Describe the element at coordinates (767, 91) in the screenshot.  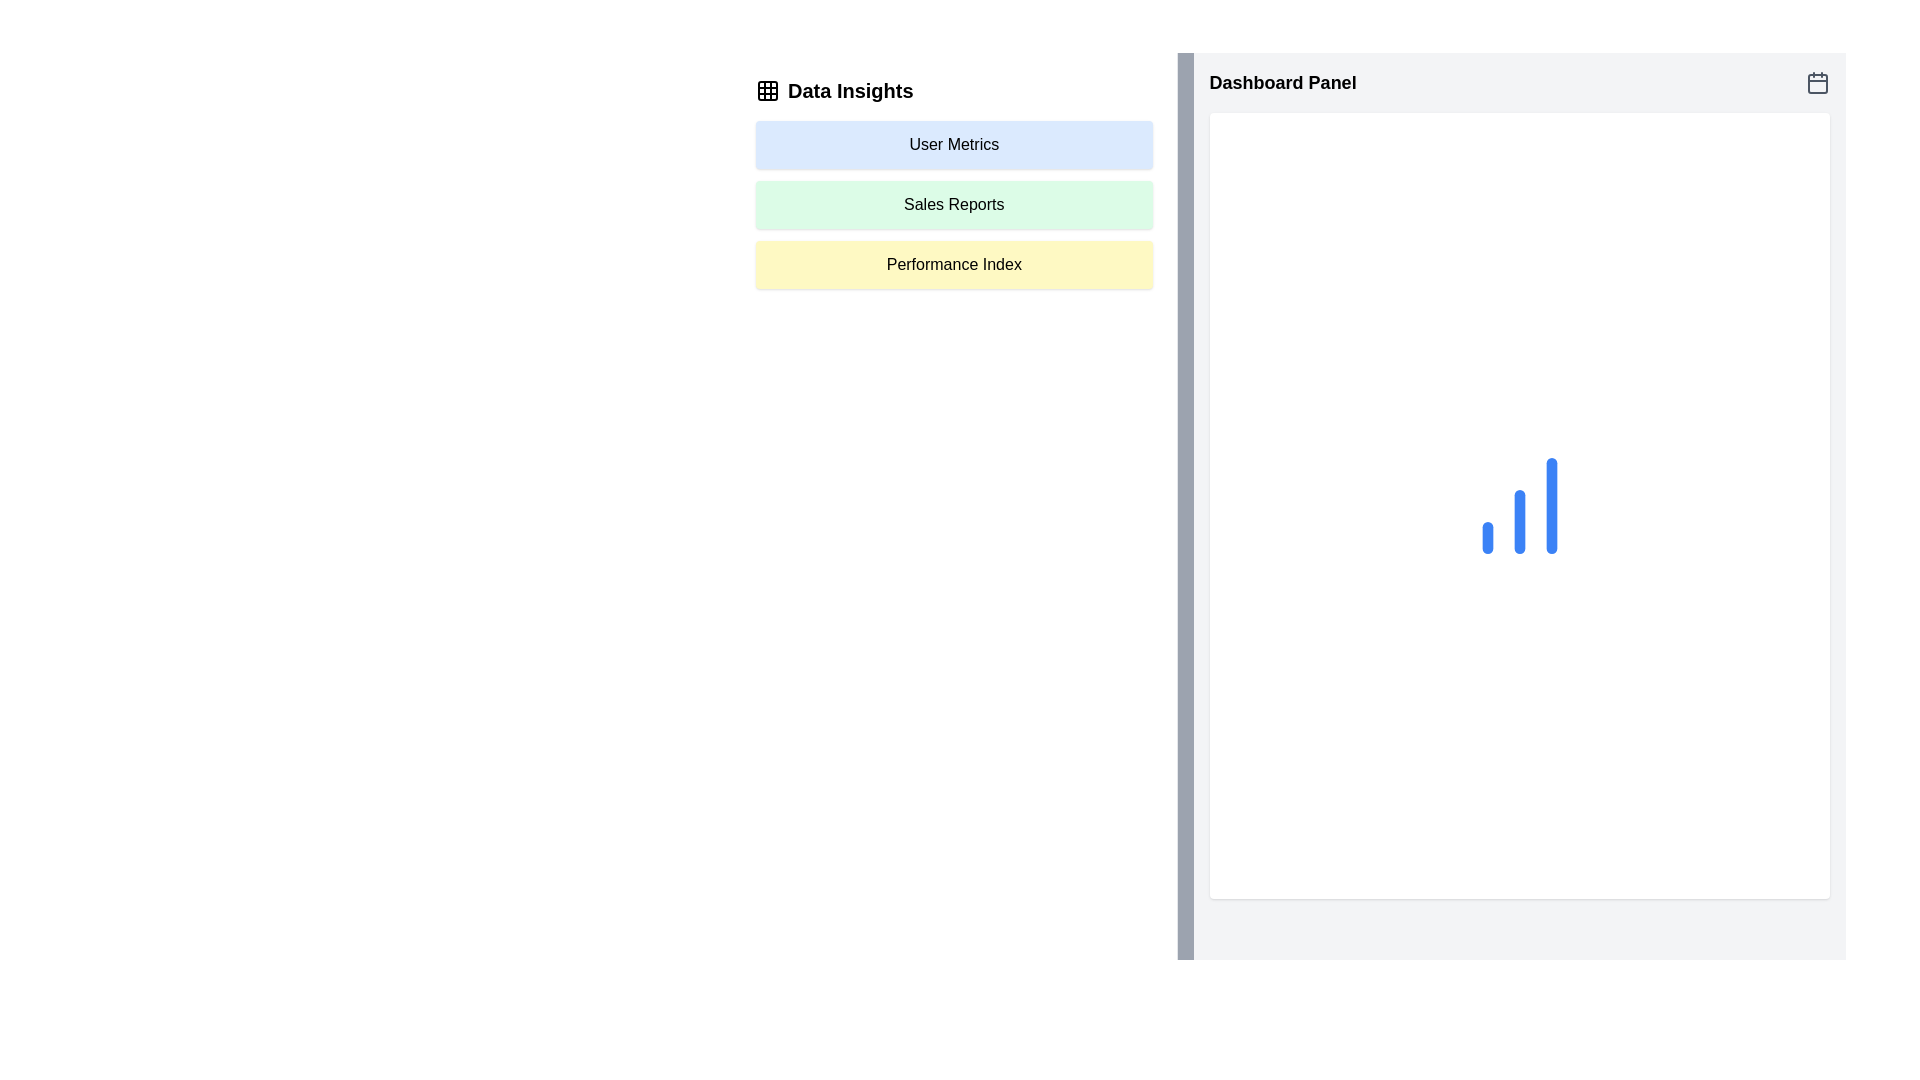
I see `the grid icon located to the immediate left of the 'Data Insights' text, which serves as a menu button for the Data Insights section` at that location.